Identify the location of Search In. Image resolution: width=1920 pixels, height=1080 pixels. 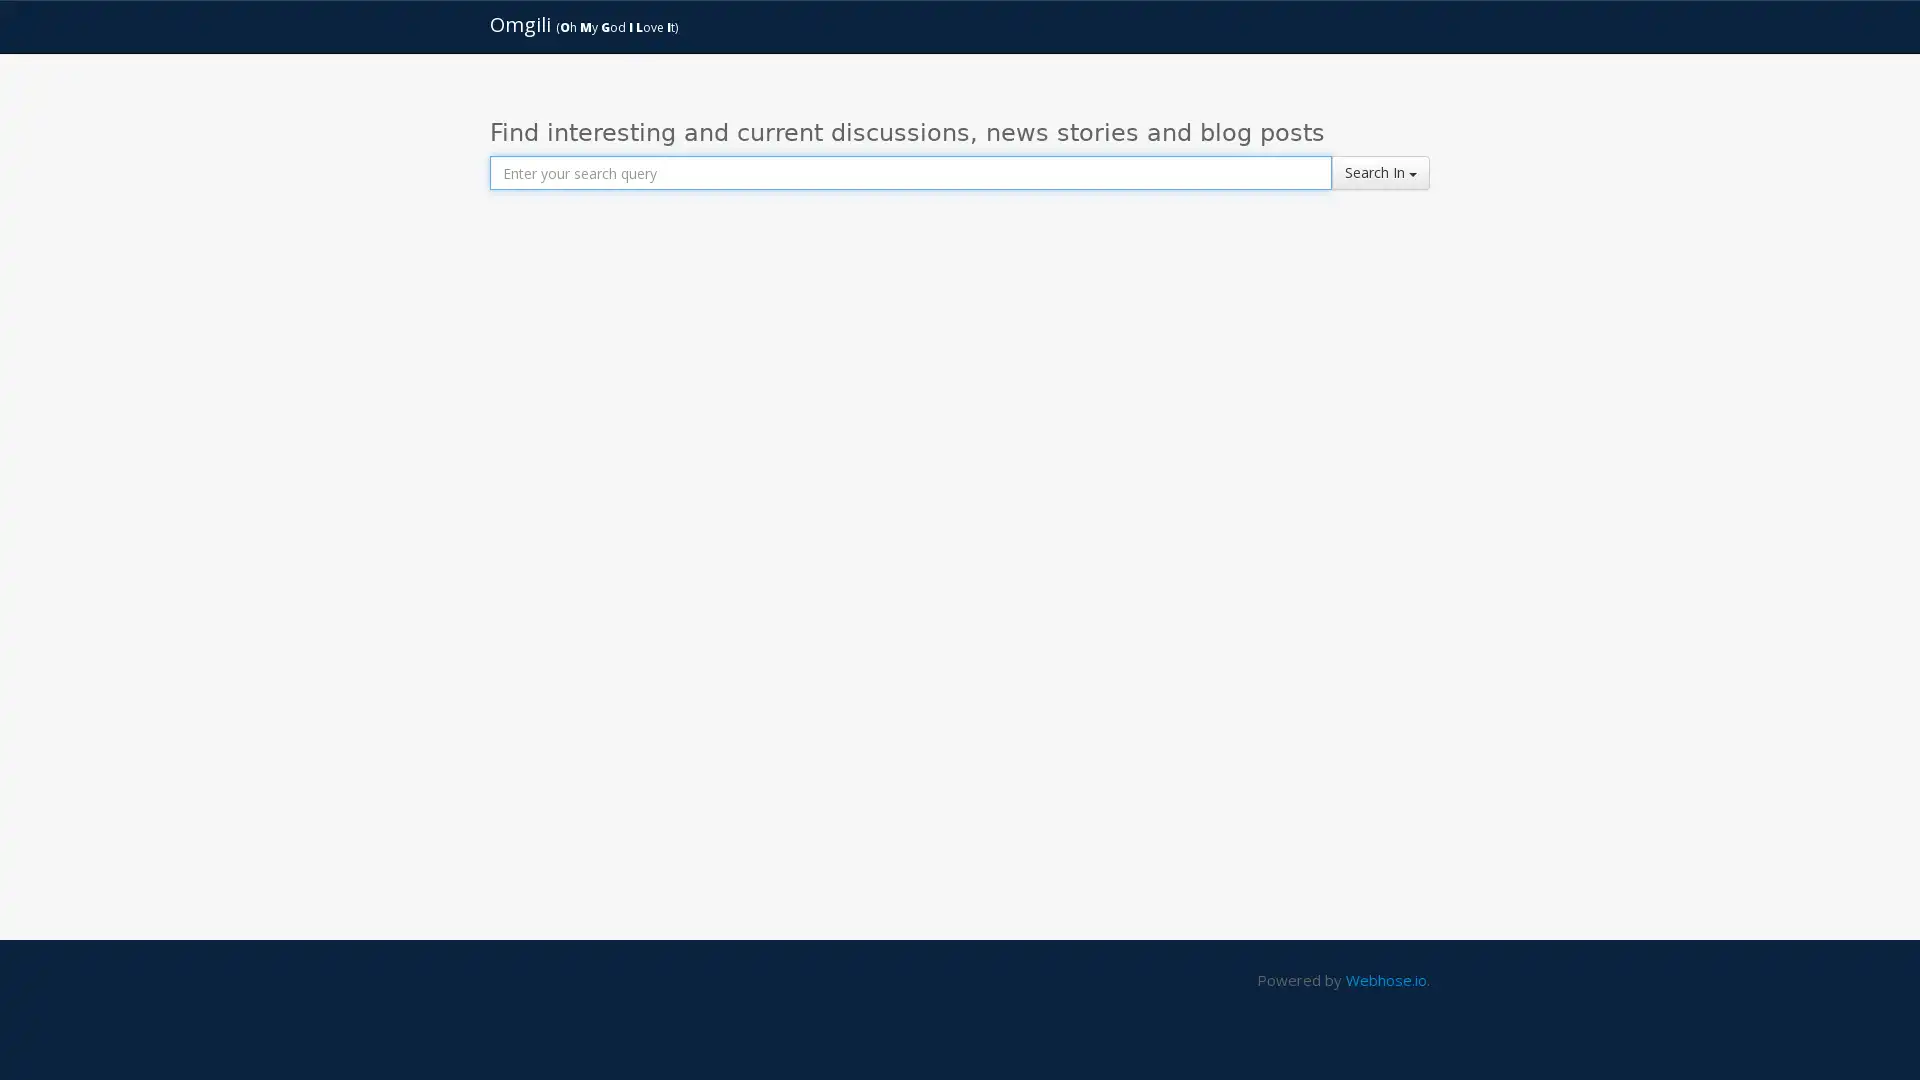
(1380, 172).